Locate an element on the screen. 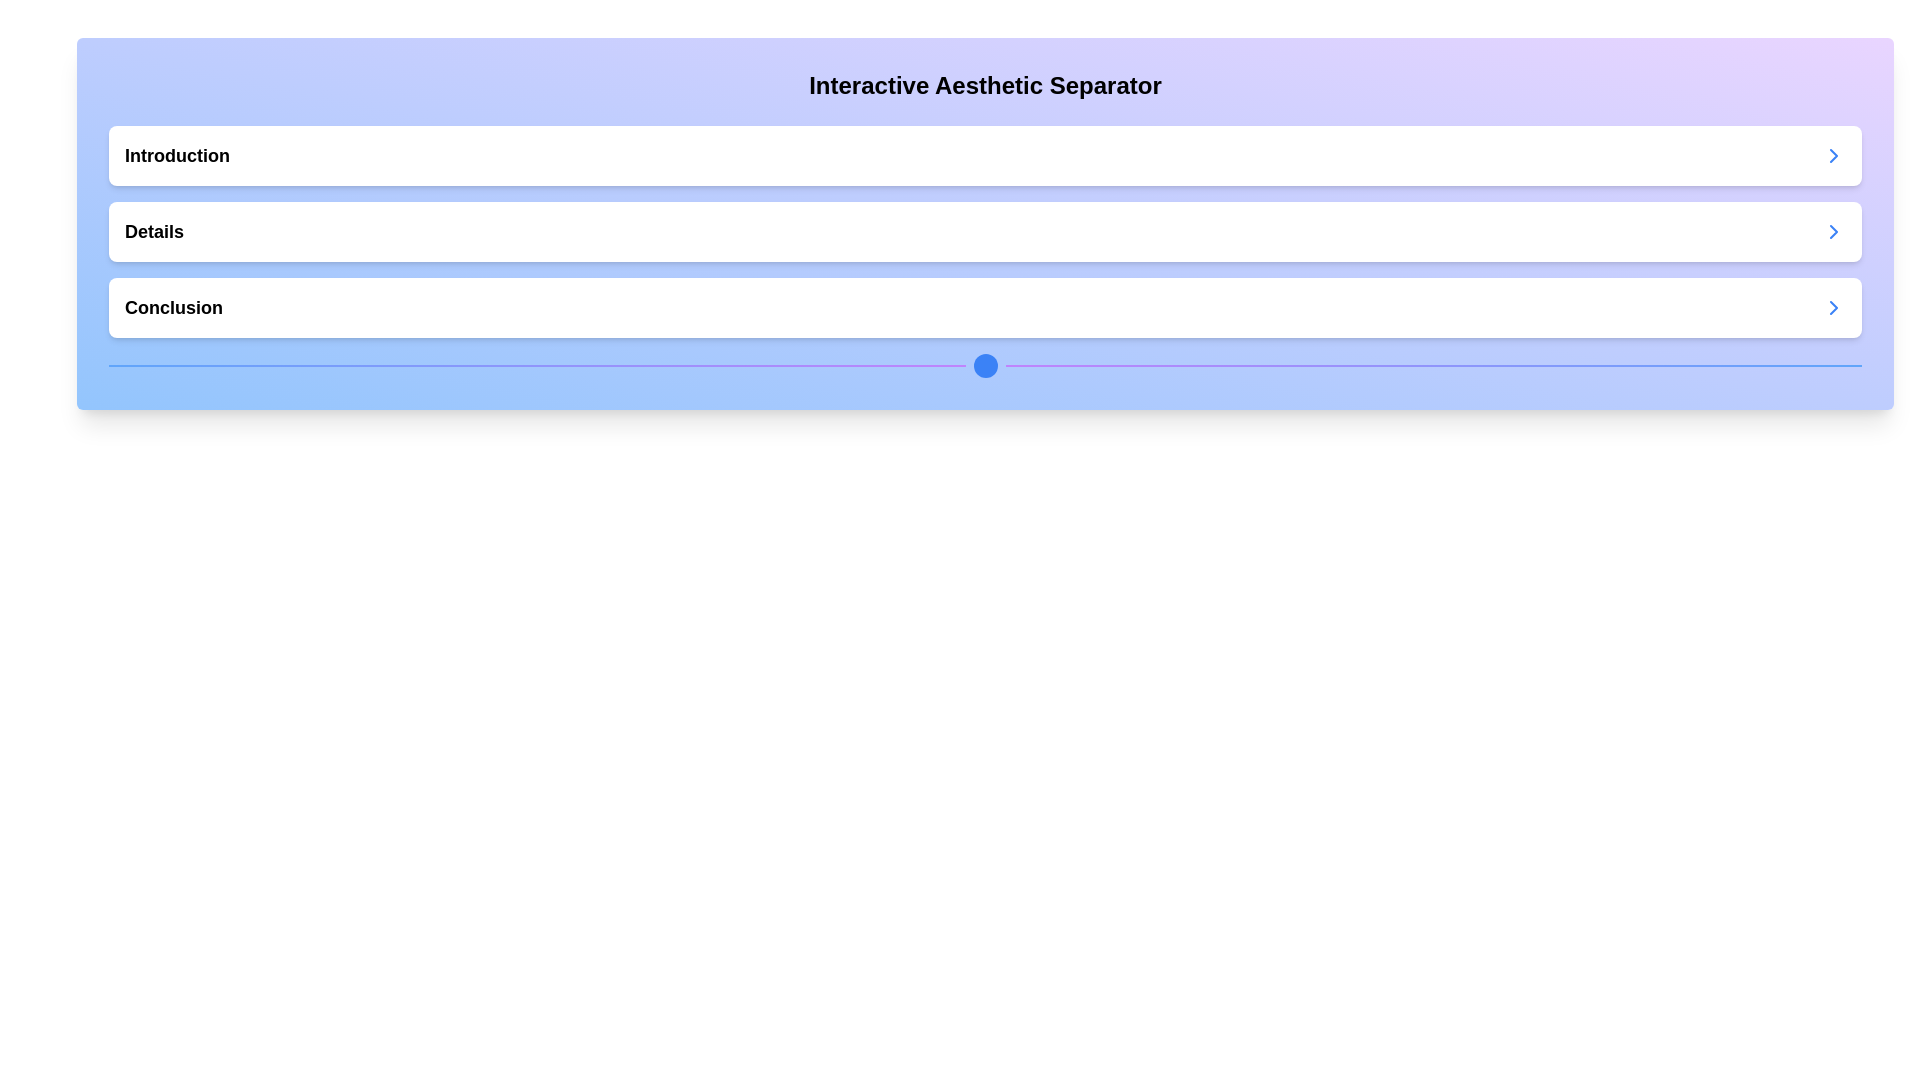  the icon located on the far right of the second row labeled 'Details' in the expandable section of the interface to trigger the expansion or navigation of the 'Details' section is located at coordinates (1833, 230).